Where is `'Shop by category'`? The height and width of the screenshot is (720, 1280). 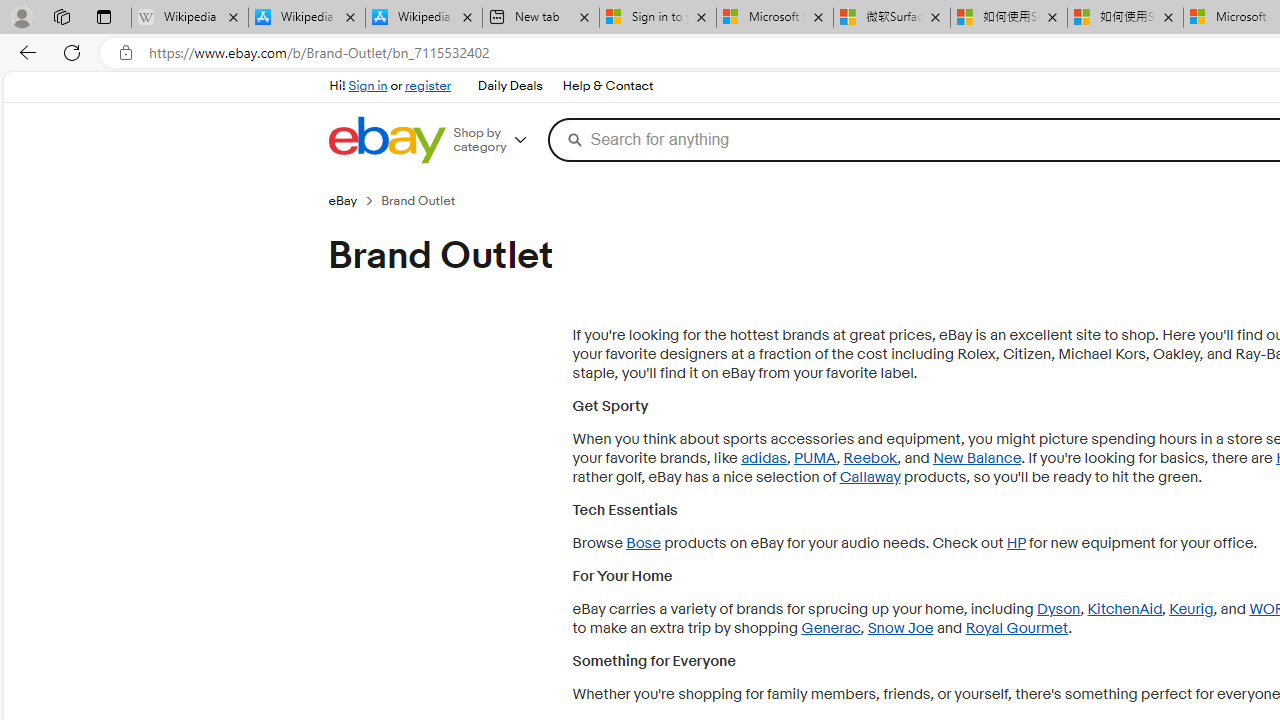
'Shop by category' is located at coordinates (497, 139).